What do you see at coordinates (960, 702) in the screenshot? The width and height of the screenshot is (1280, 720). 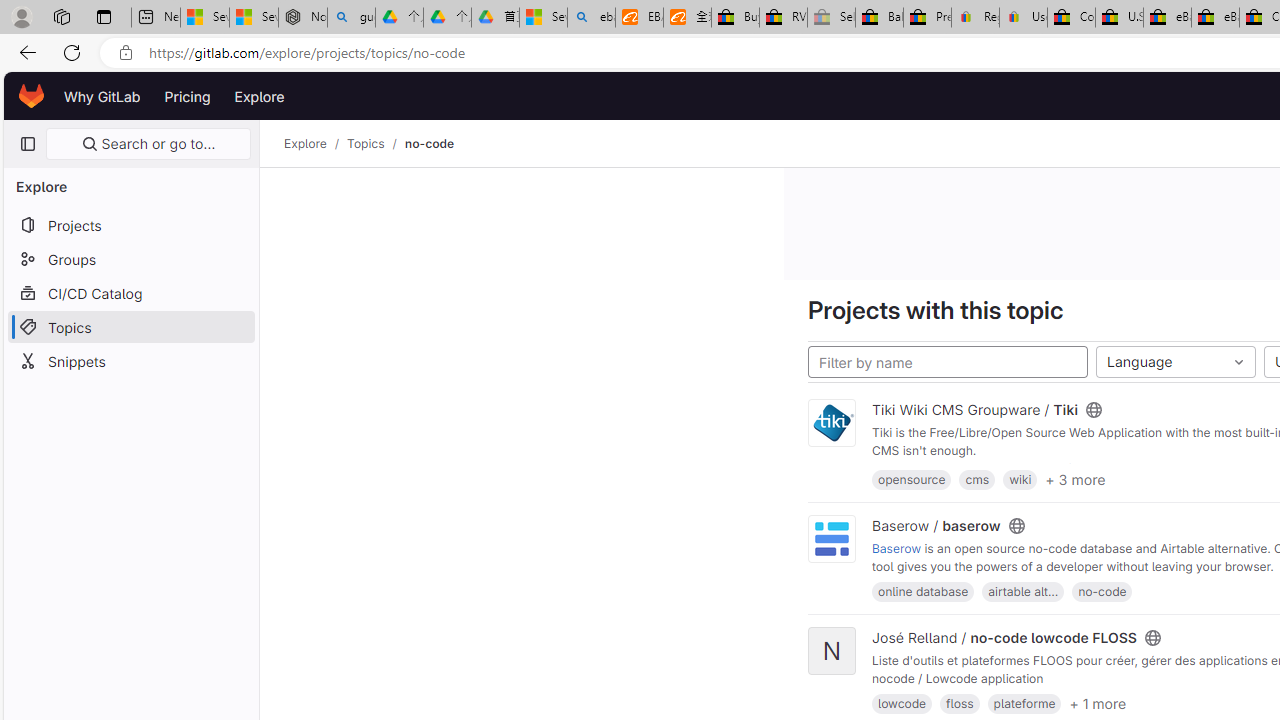 I see `'floss'` at bounding box center [960, 702].